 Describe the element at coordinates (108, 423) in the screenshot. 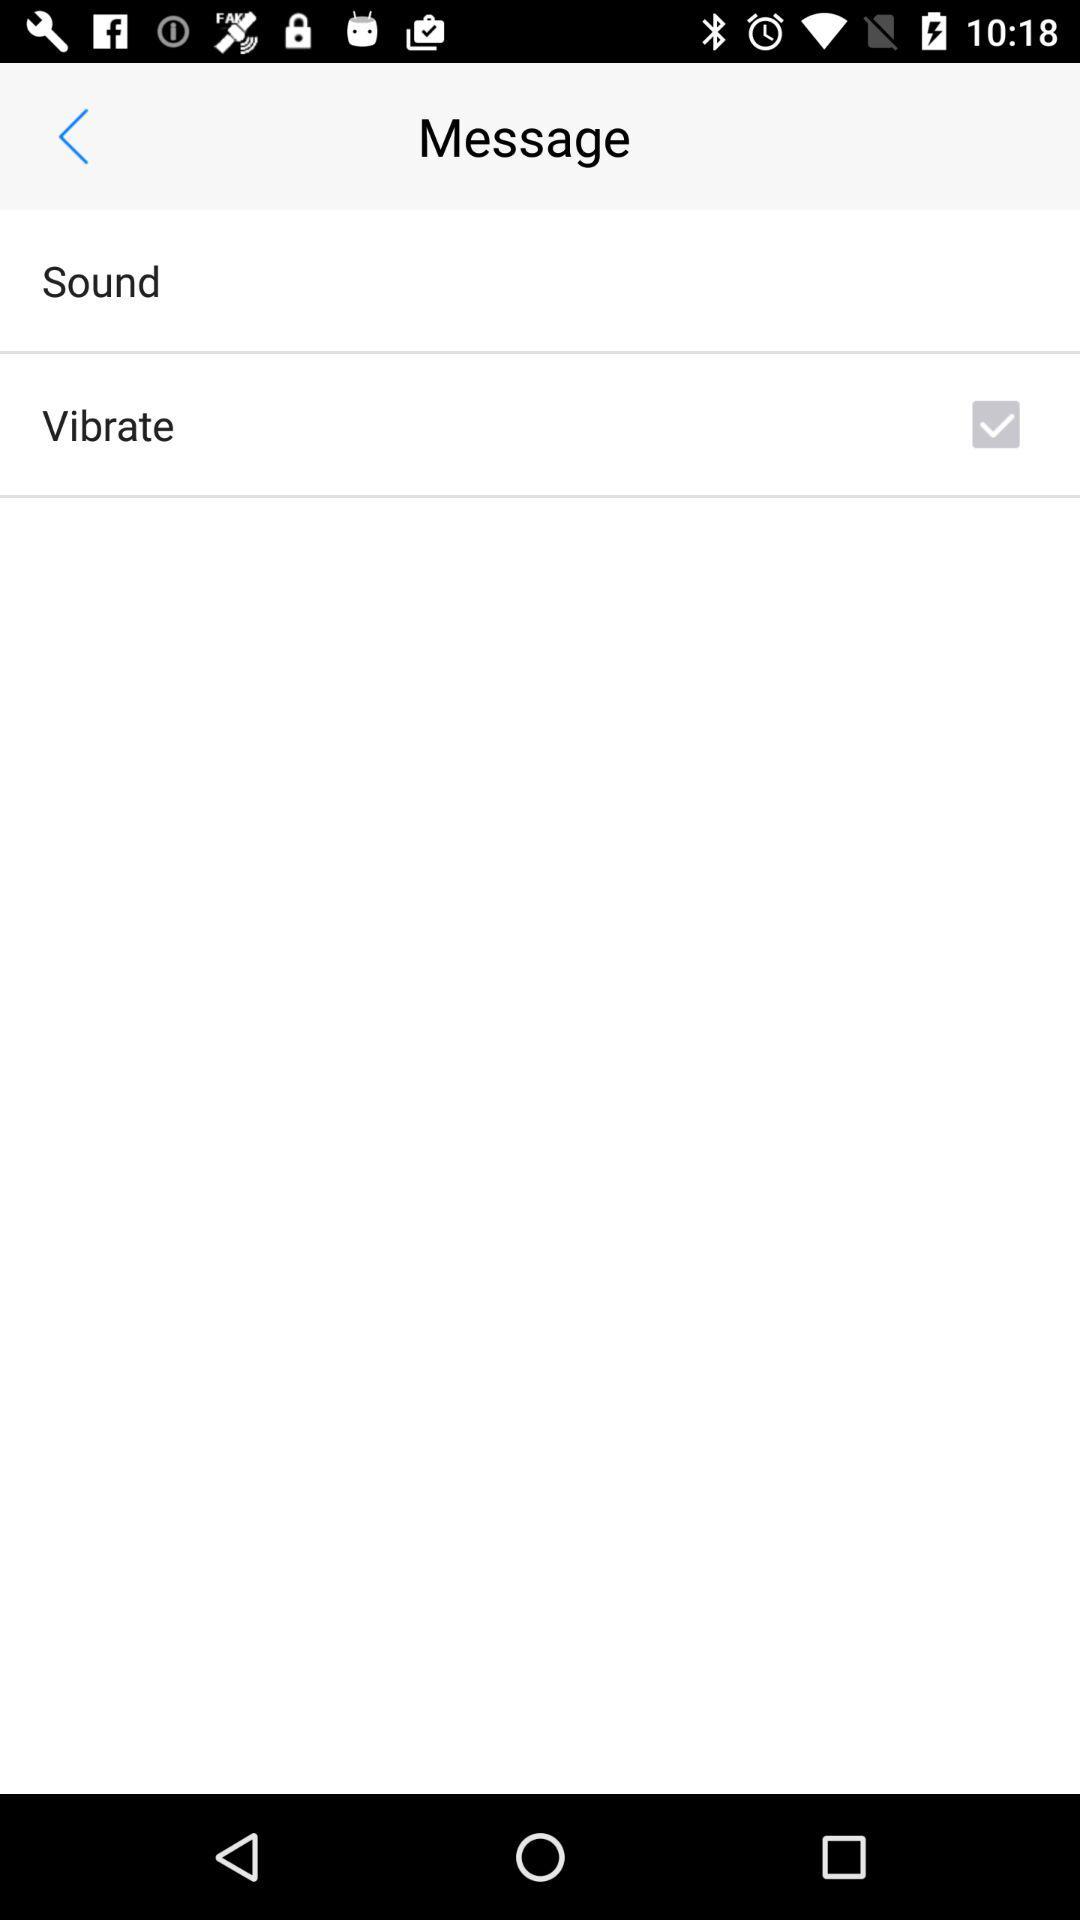

I see `the item below the sound icon` at that location.